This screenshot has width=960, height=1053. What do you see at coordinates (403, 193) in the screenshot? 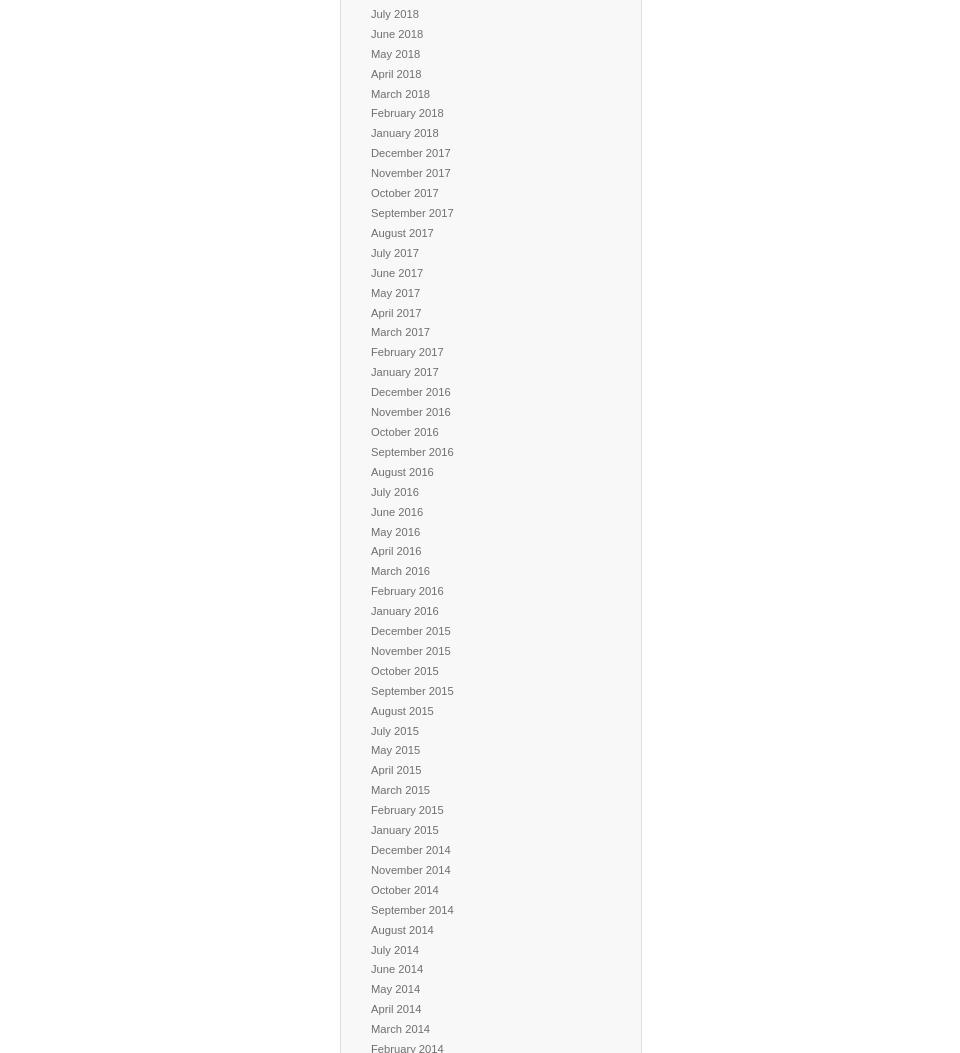
I see `'October 2017'` at bounding box center [403, 193].